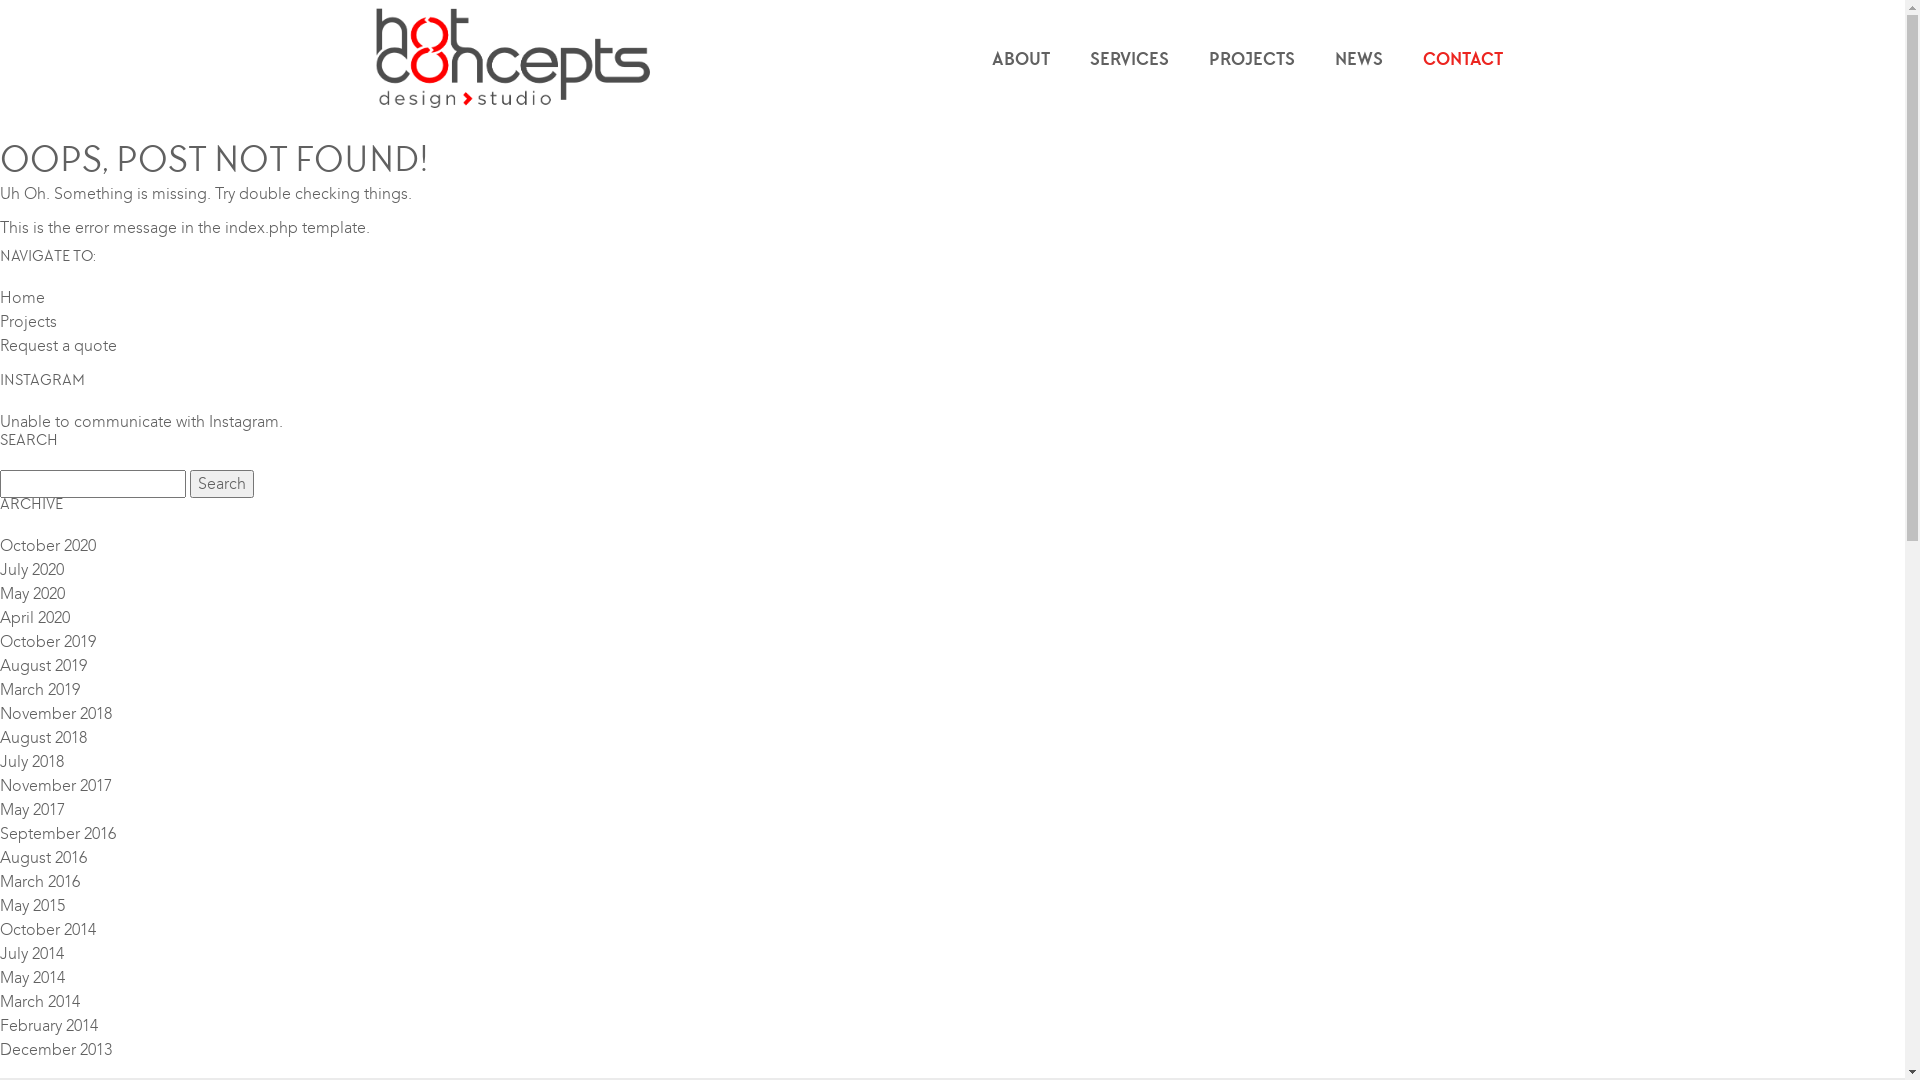 This screenshot has height=1080, width=1920. What do you see at coordinates (1021, 59) in the screenshot?
I see `'ABOUT'` at bounding box center [1021, 59].